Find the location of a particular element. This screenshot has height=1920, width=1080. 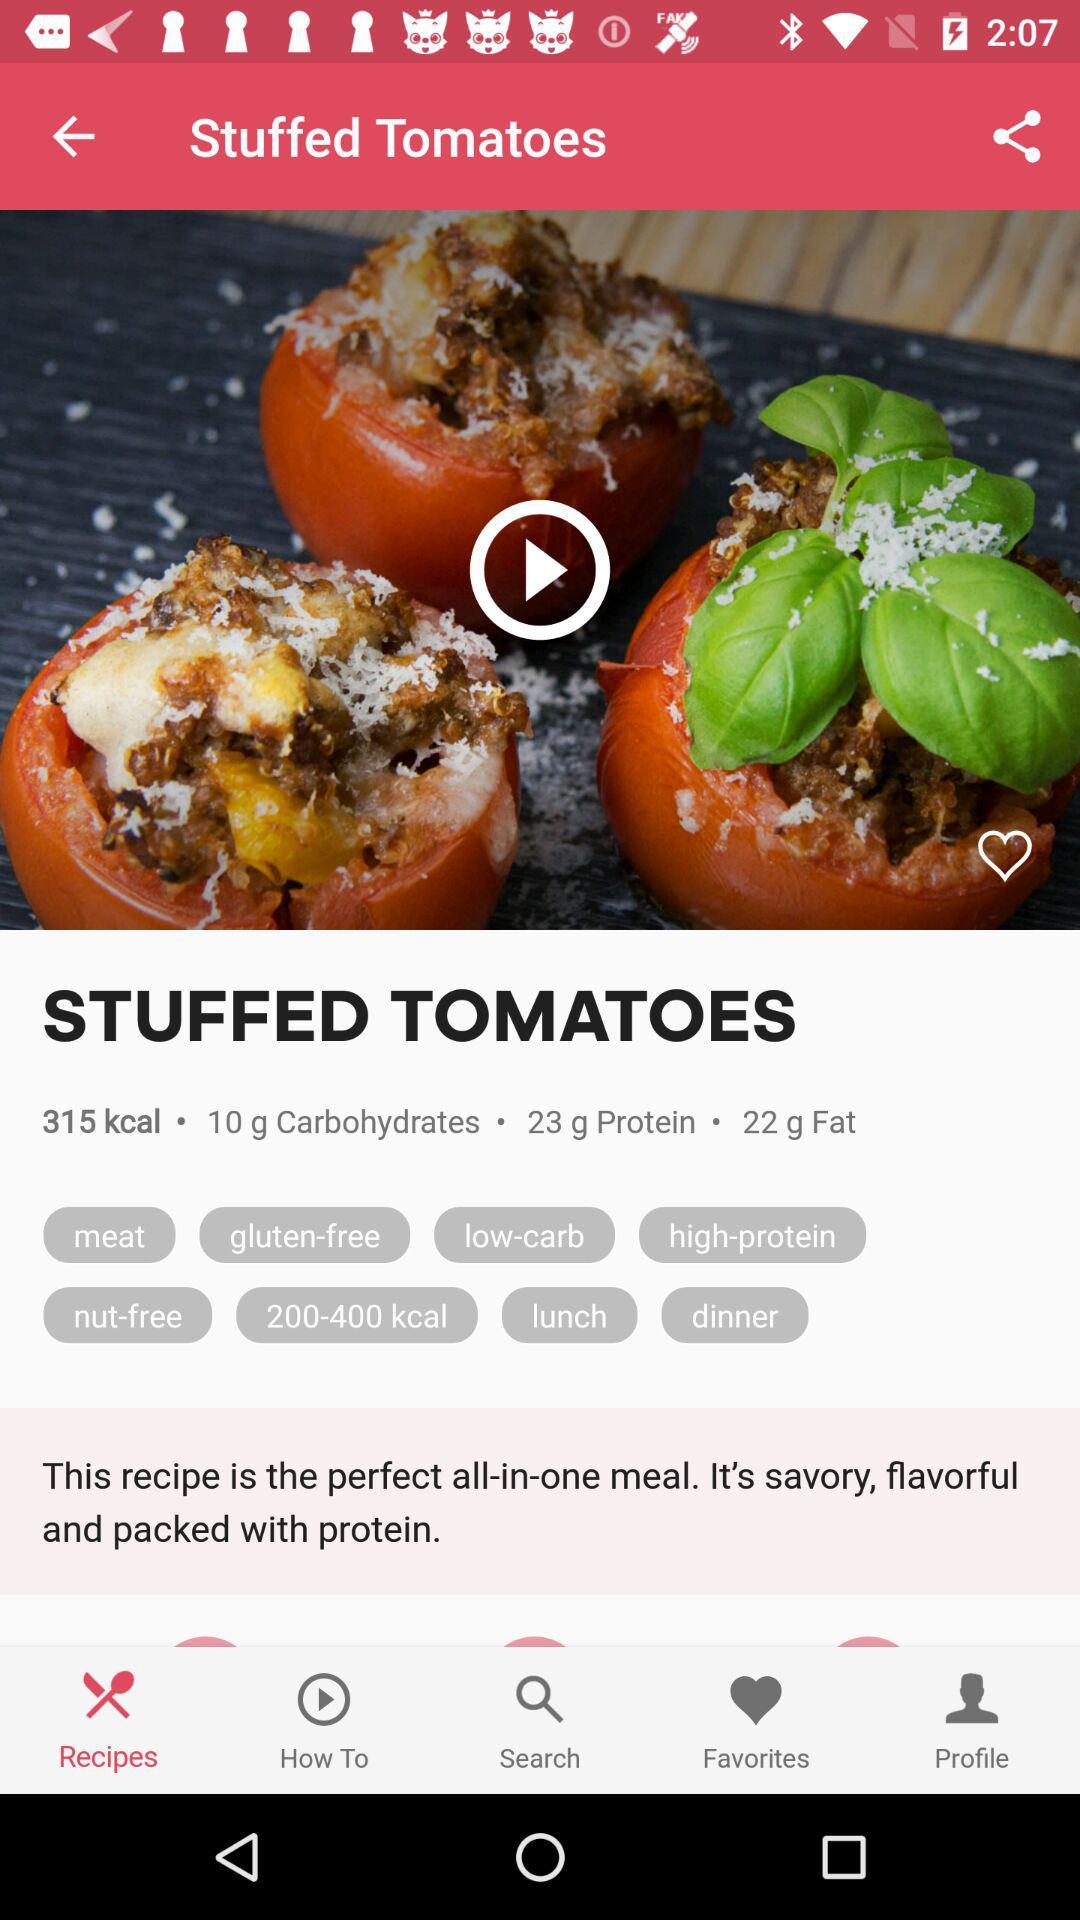

the icon at the top left corner is located at coordinates (72, 135).